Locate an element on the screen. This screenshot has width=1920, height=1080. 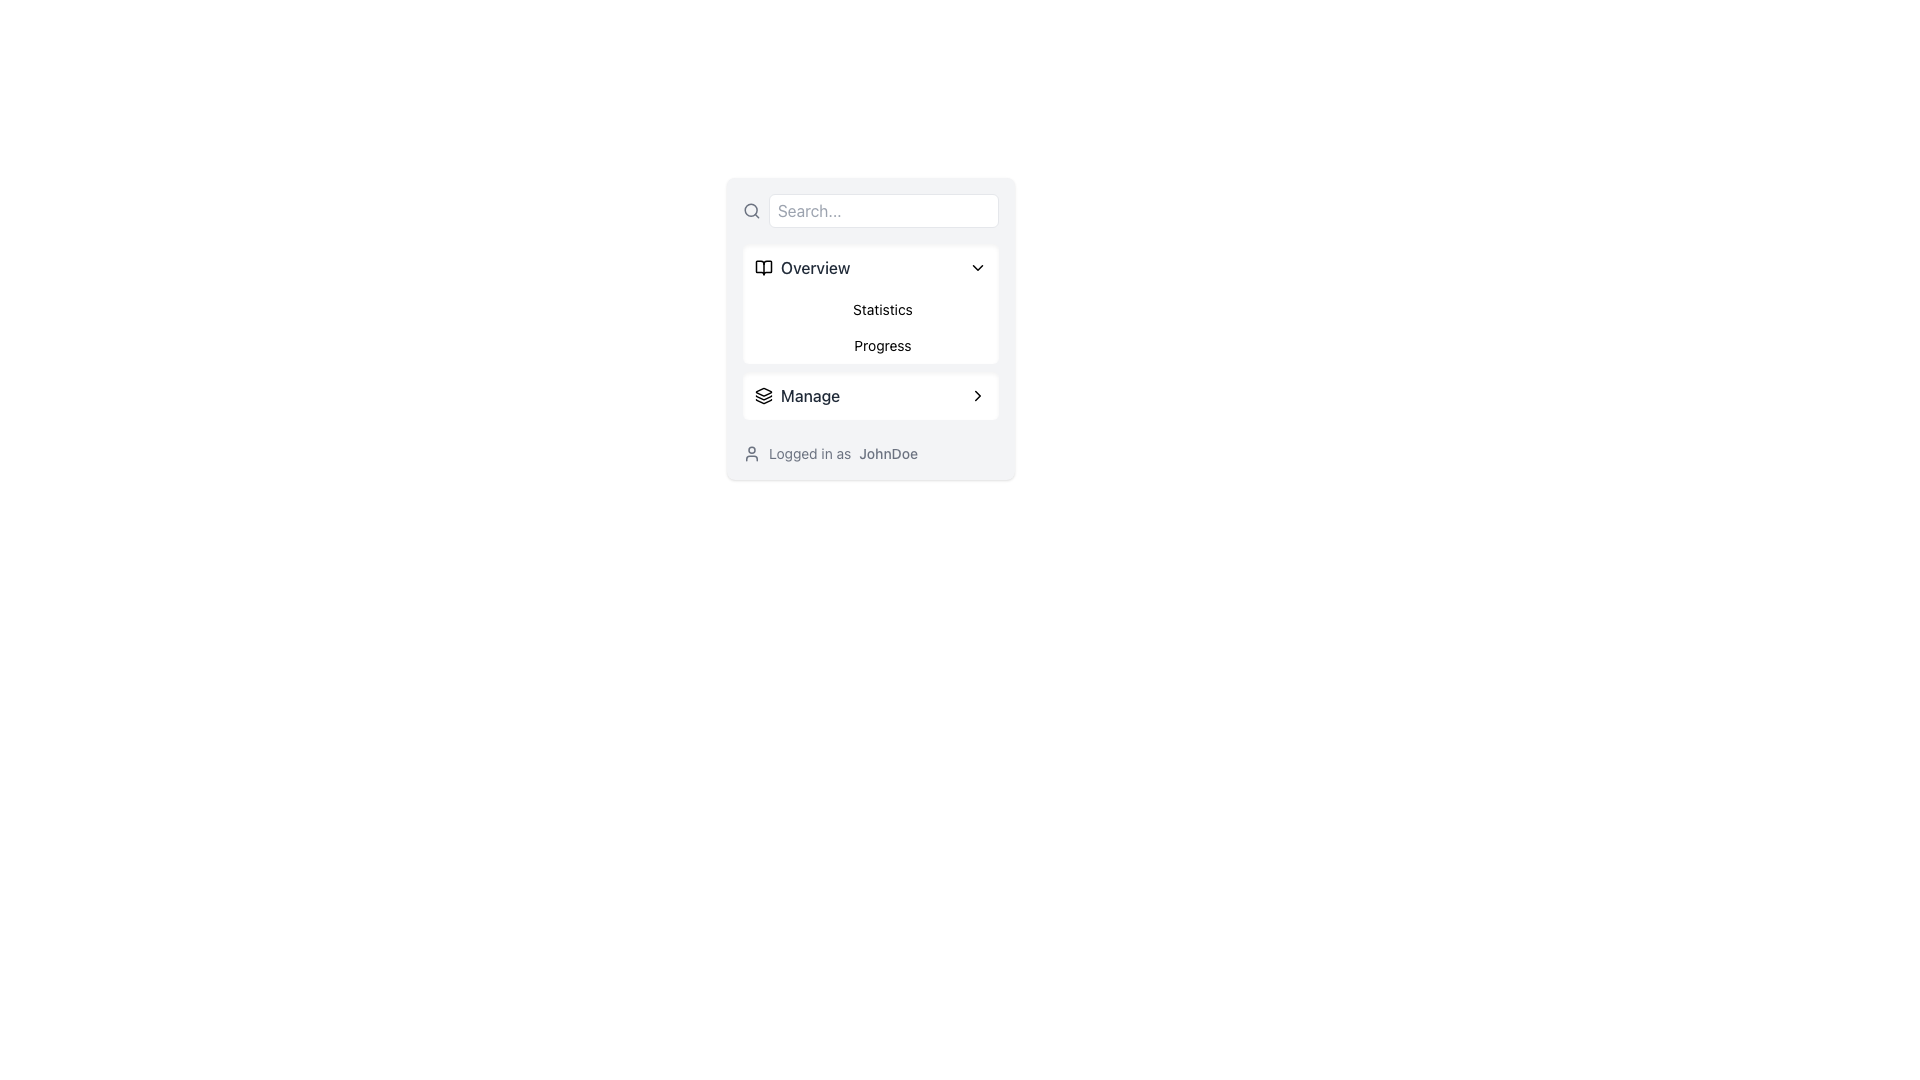
the user icon, which is a small circular head with a semi-circular body outline, located to the left of the text 'Logged in as JohnDoe' in the lower-left corner of the main panel is located at coordinates (751, 454).